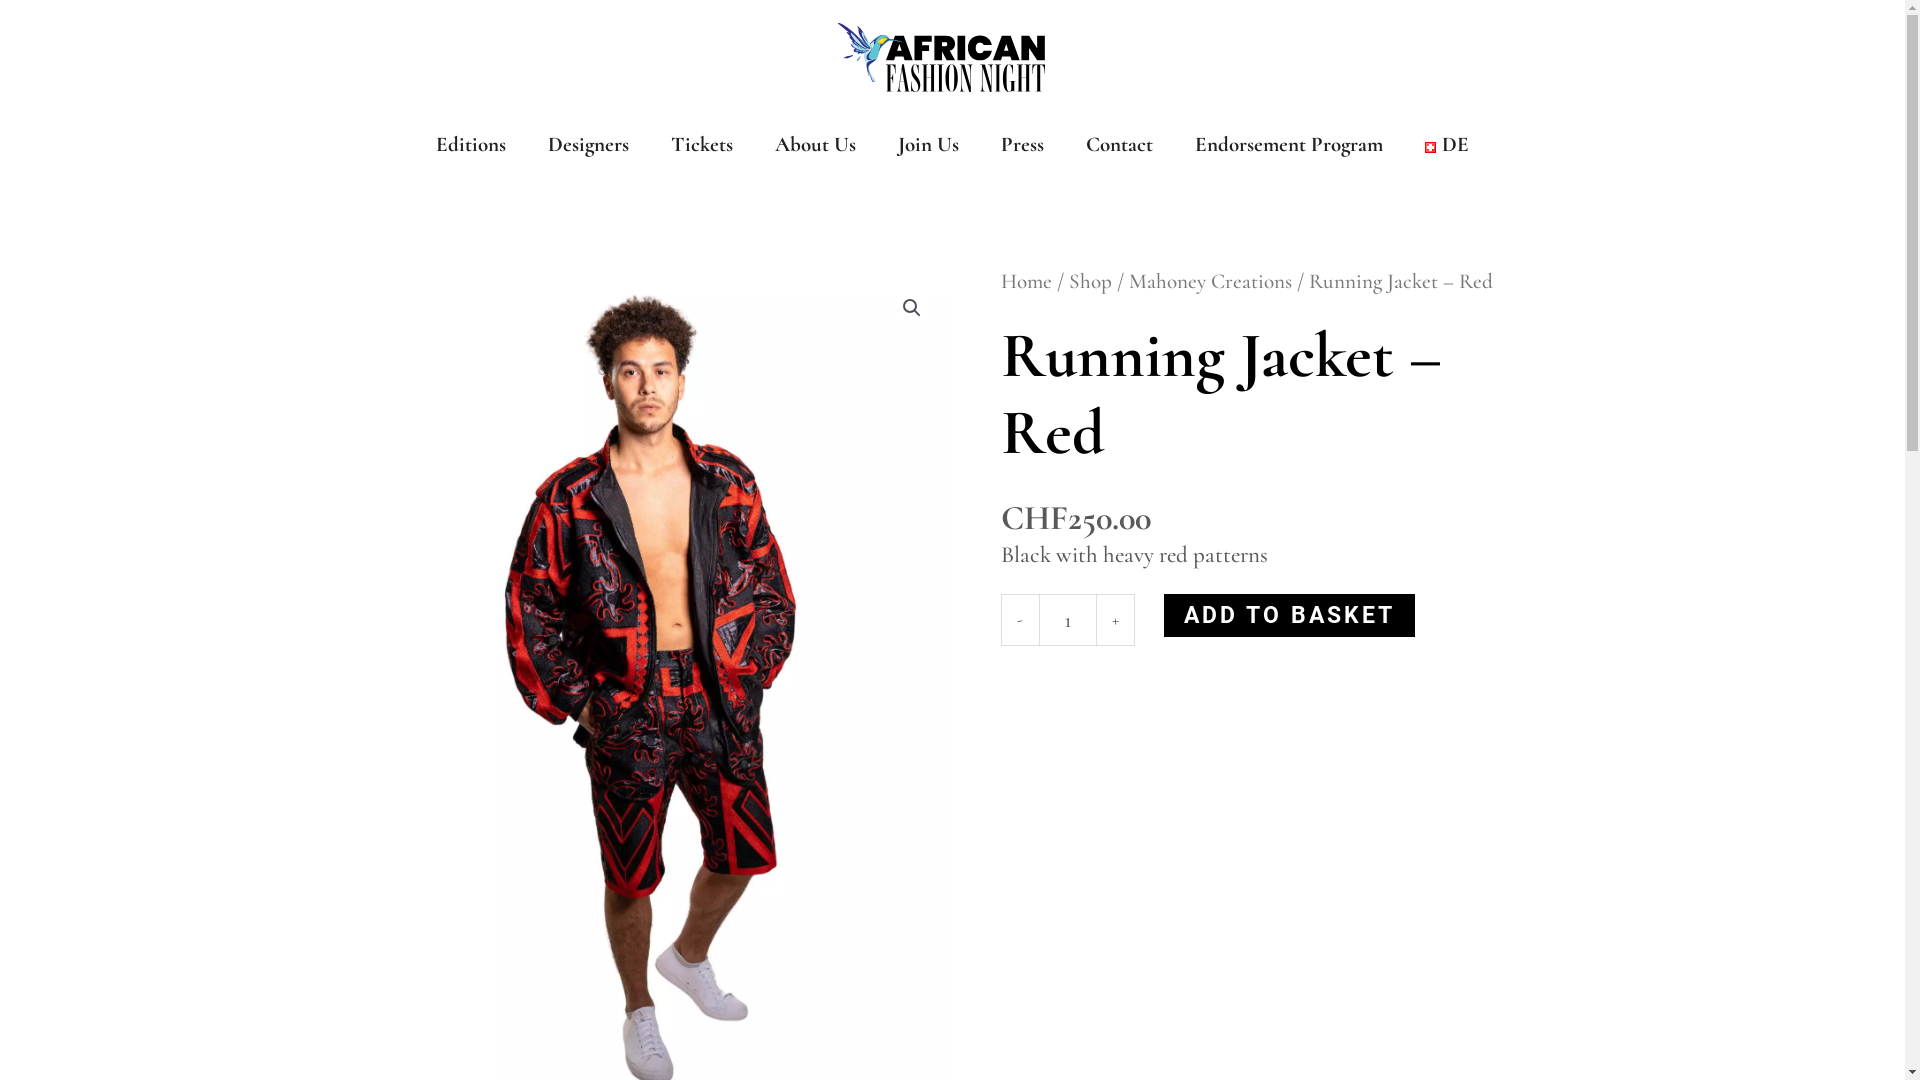 This screenshot has width=1920, height=1080. Describe the element at coordinates (1088, 281) in the screenshot. I see `'Shop'` at that location.